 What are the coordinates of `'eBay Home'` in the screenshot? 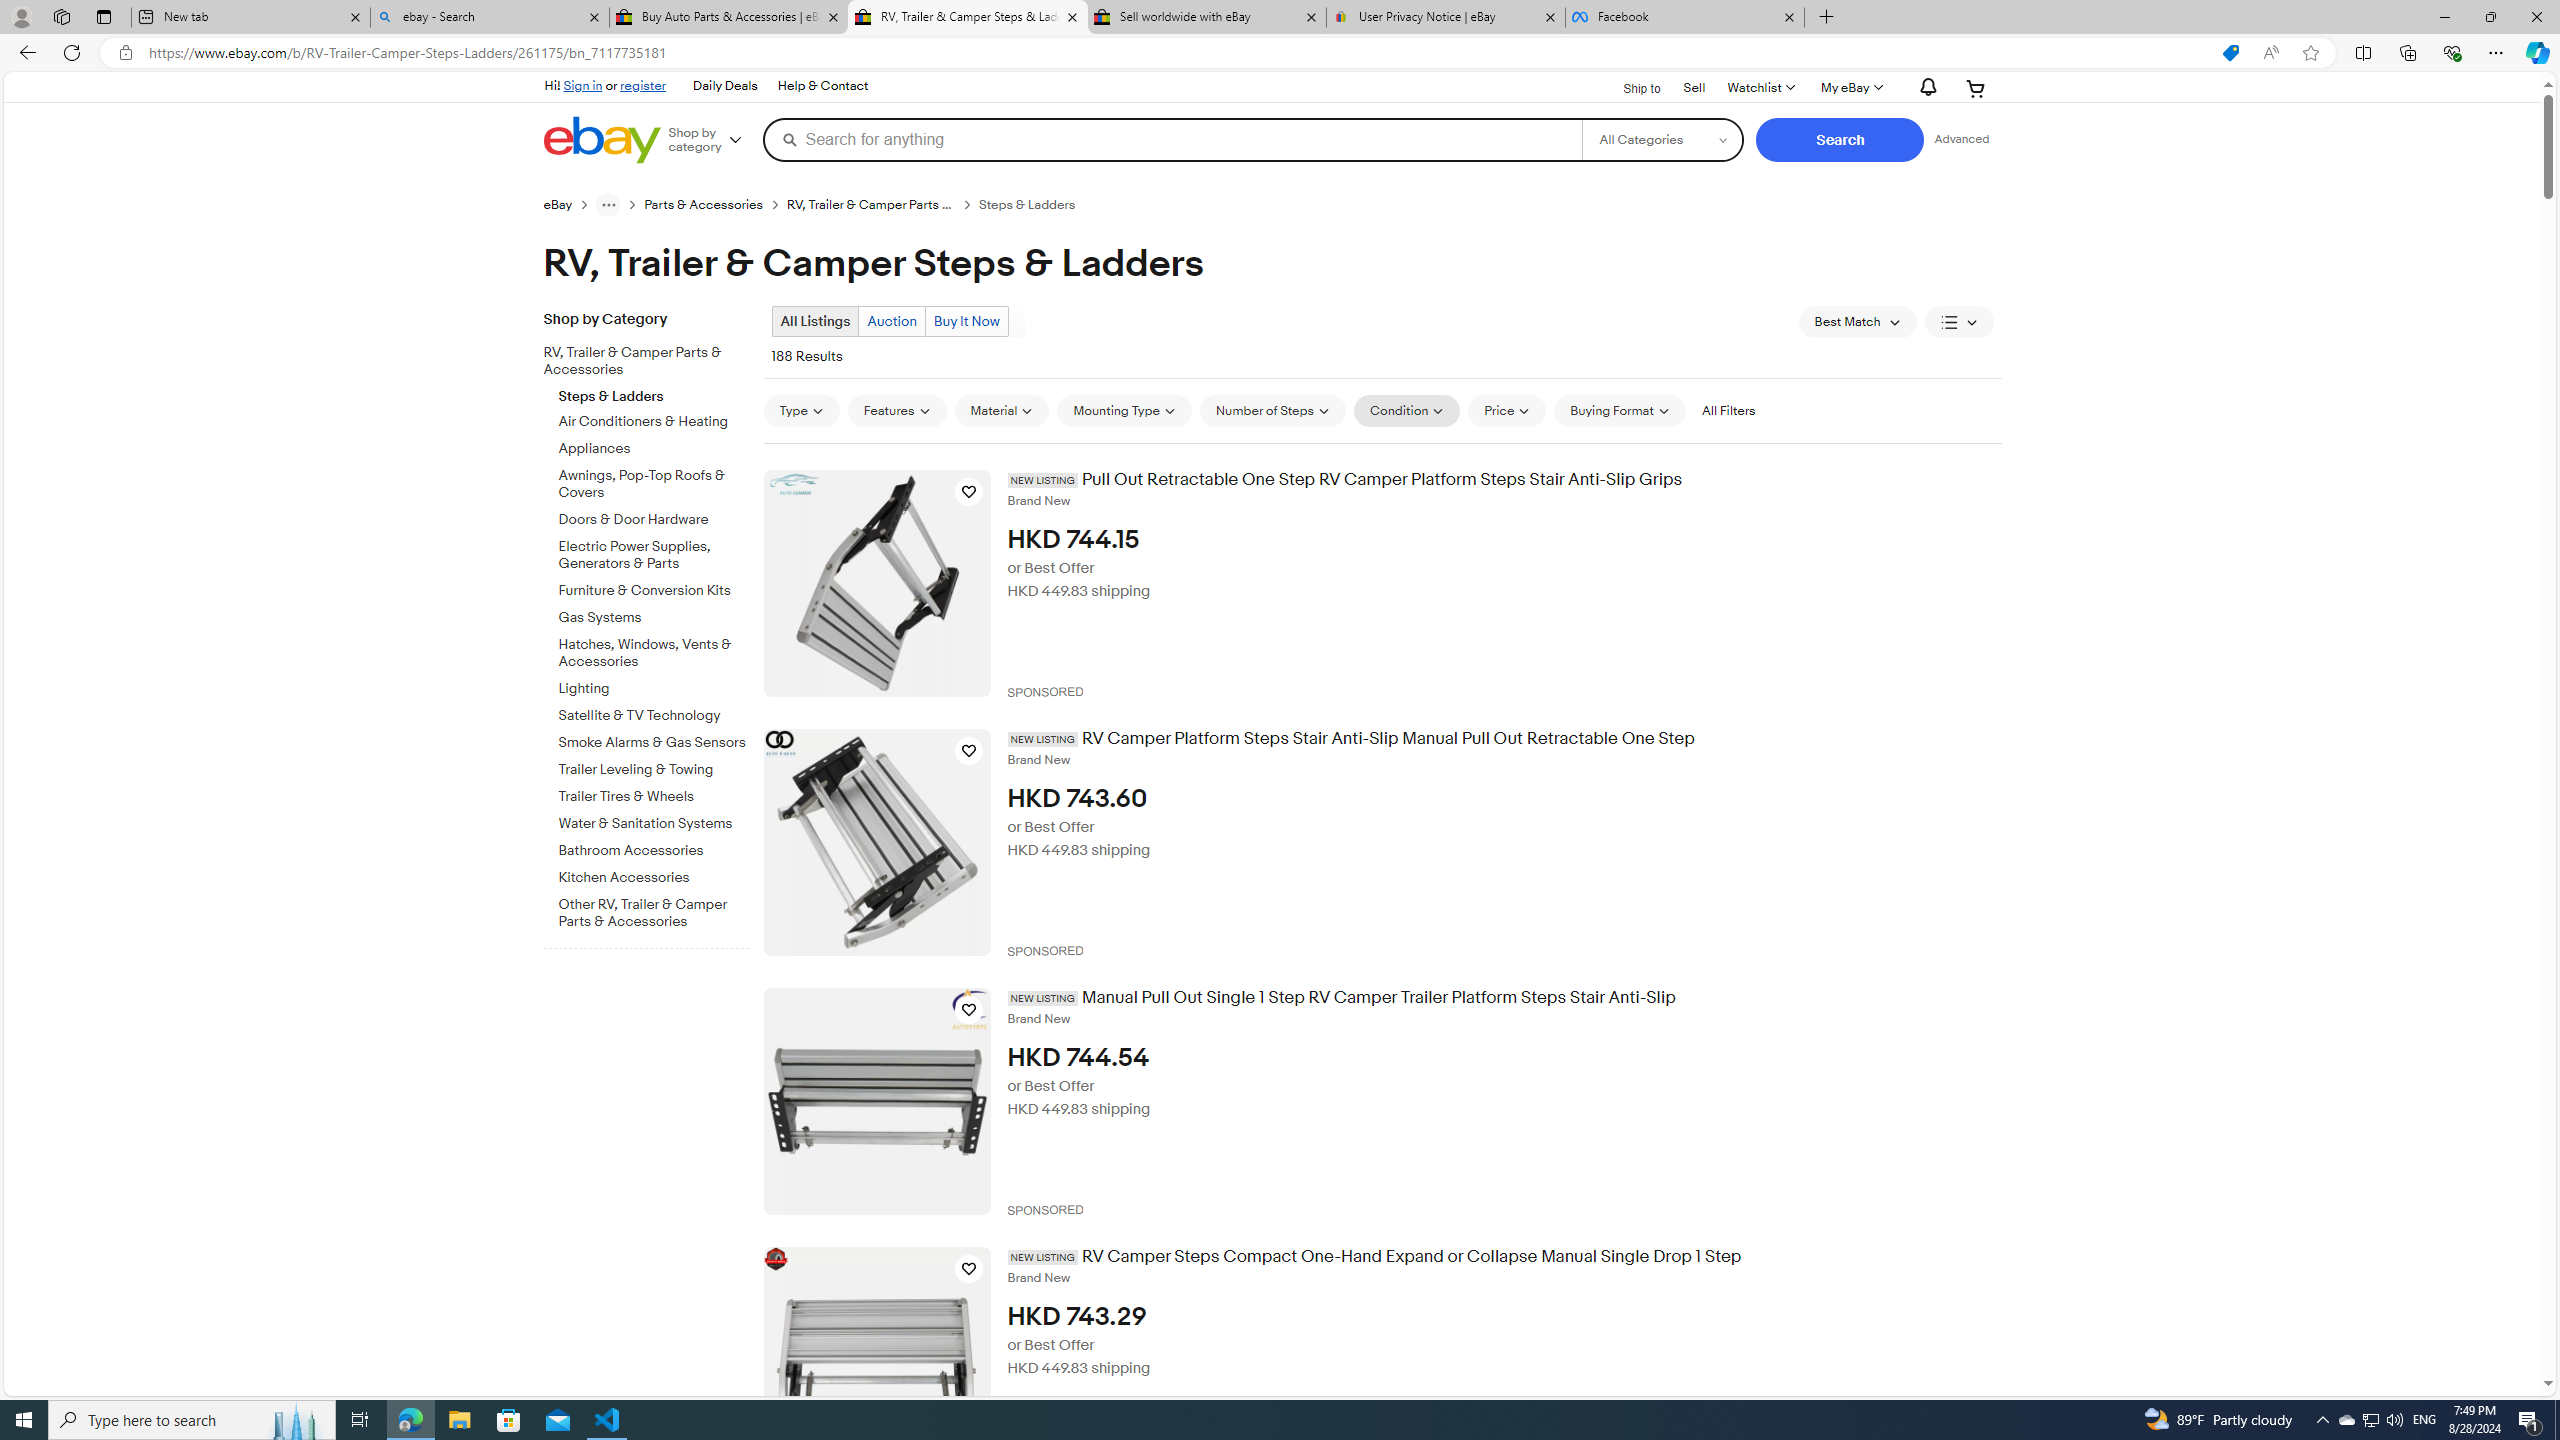 It's located at (600, 139).